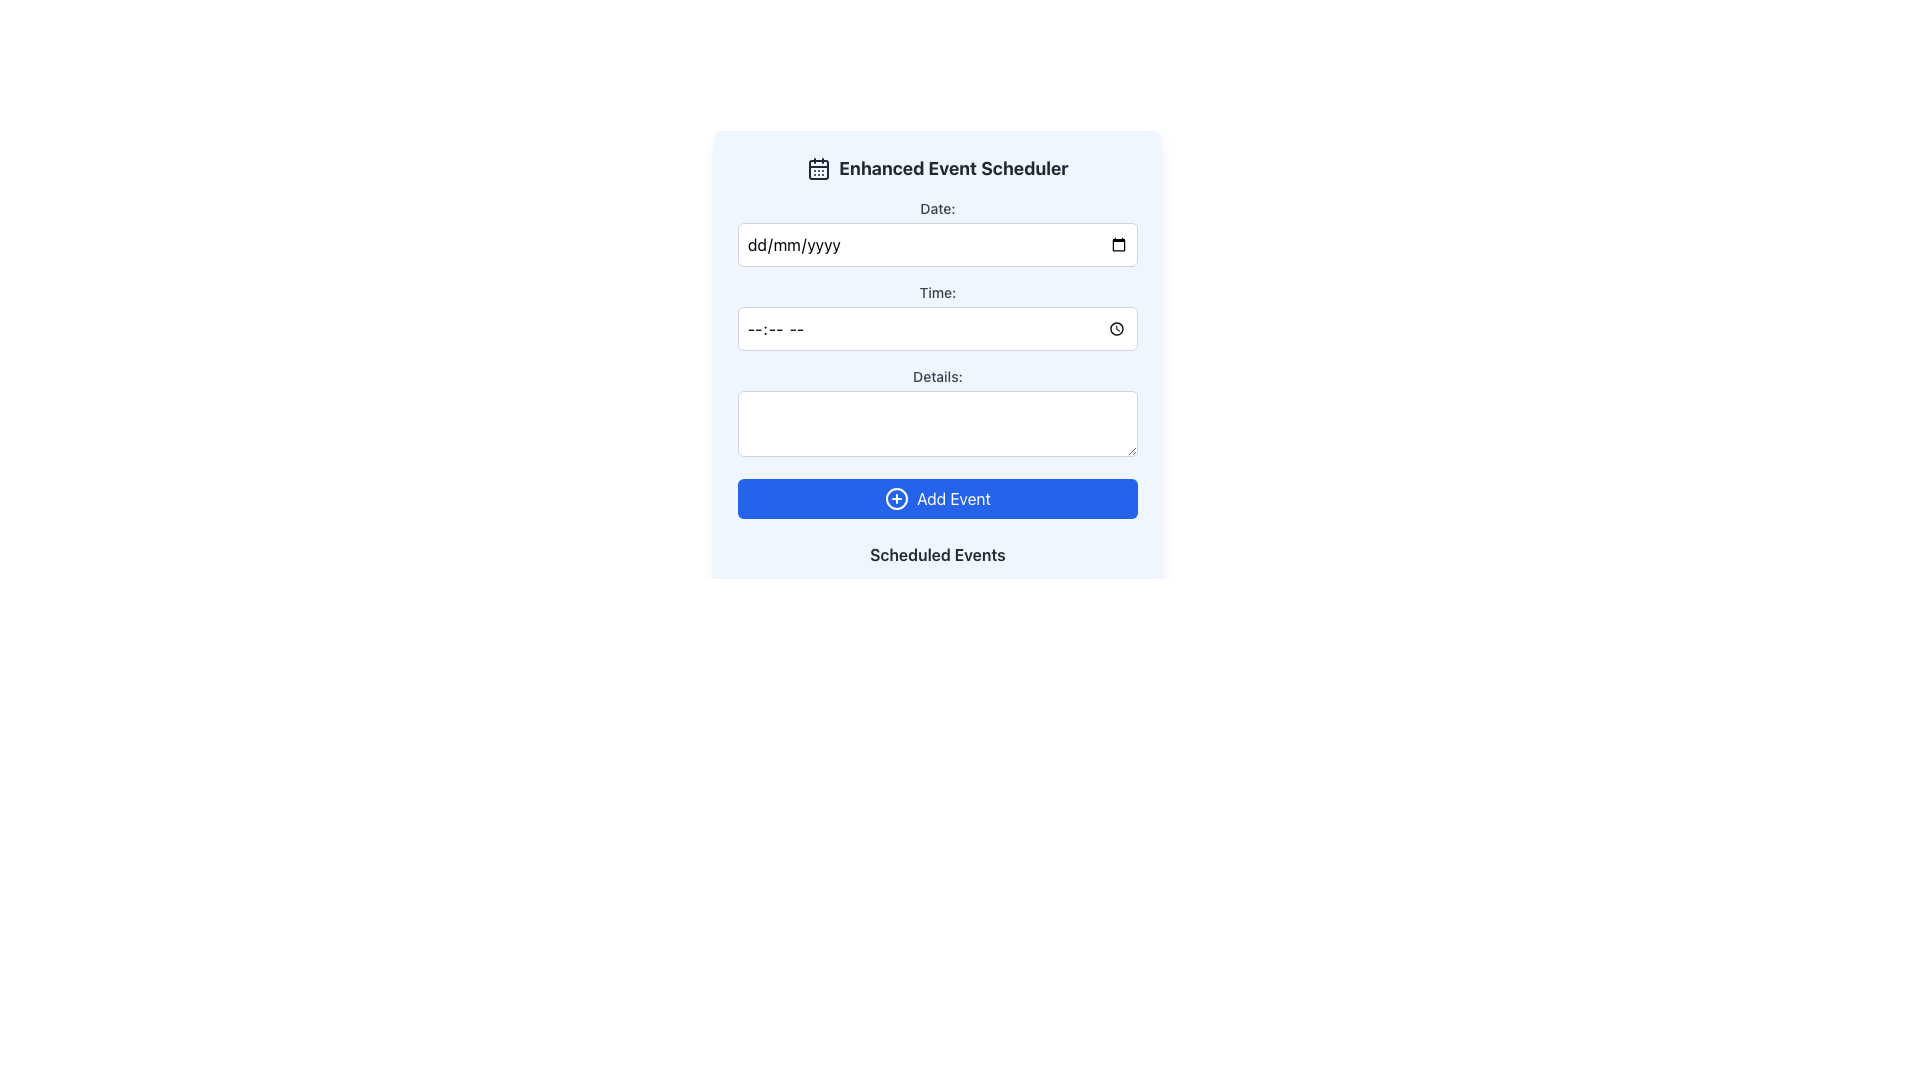  What do you see at coordinates (936, 208) in the screenshot?
I see `the text label that displays 'Date:' which is styled in gray and serves as a label above the date input field` at bounding box center [936, 208].